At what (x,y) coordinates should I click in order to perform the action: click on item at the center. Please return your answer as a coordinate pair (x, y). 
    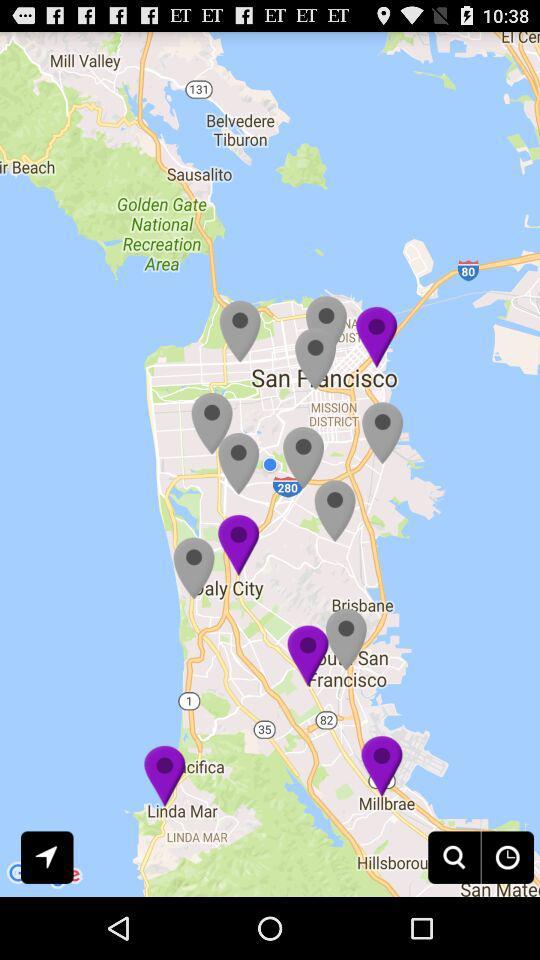
    Looking at the image, I should click on (270, 464).